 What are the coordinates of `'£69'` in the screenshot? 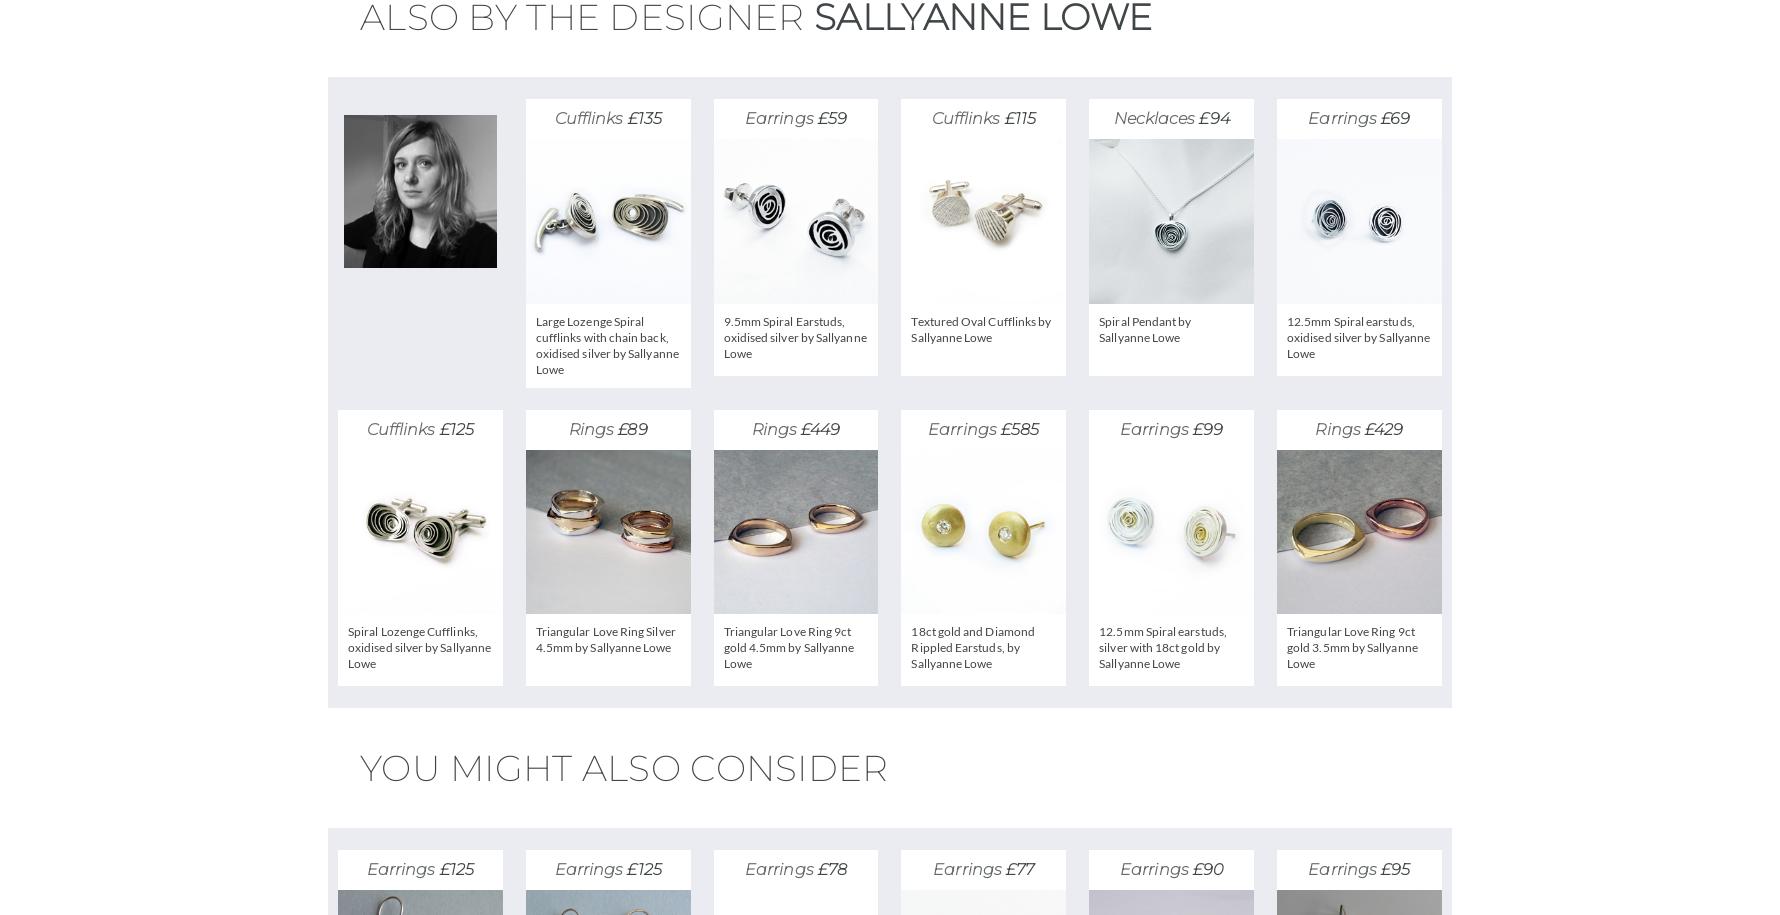 It's located at (1395, 117).